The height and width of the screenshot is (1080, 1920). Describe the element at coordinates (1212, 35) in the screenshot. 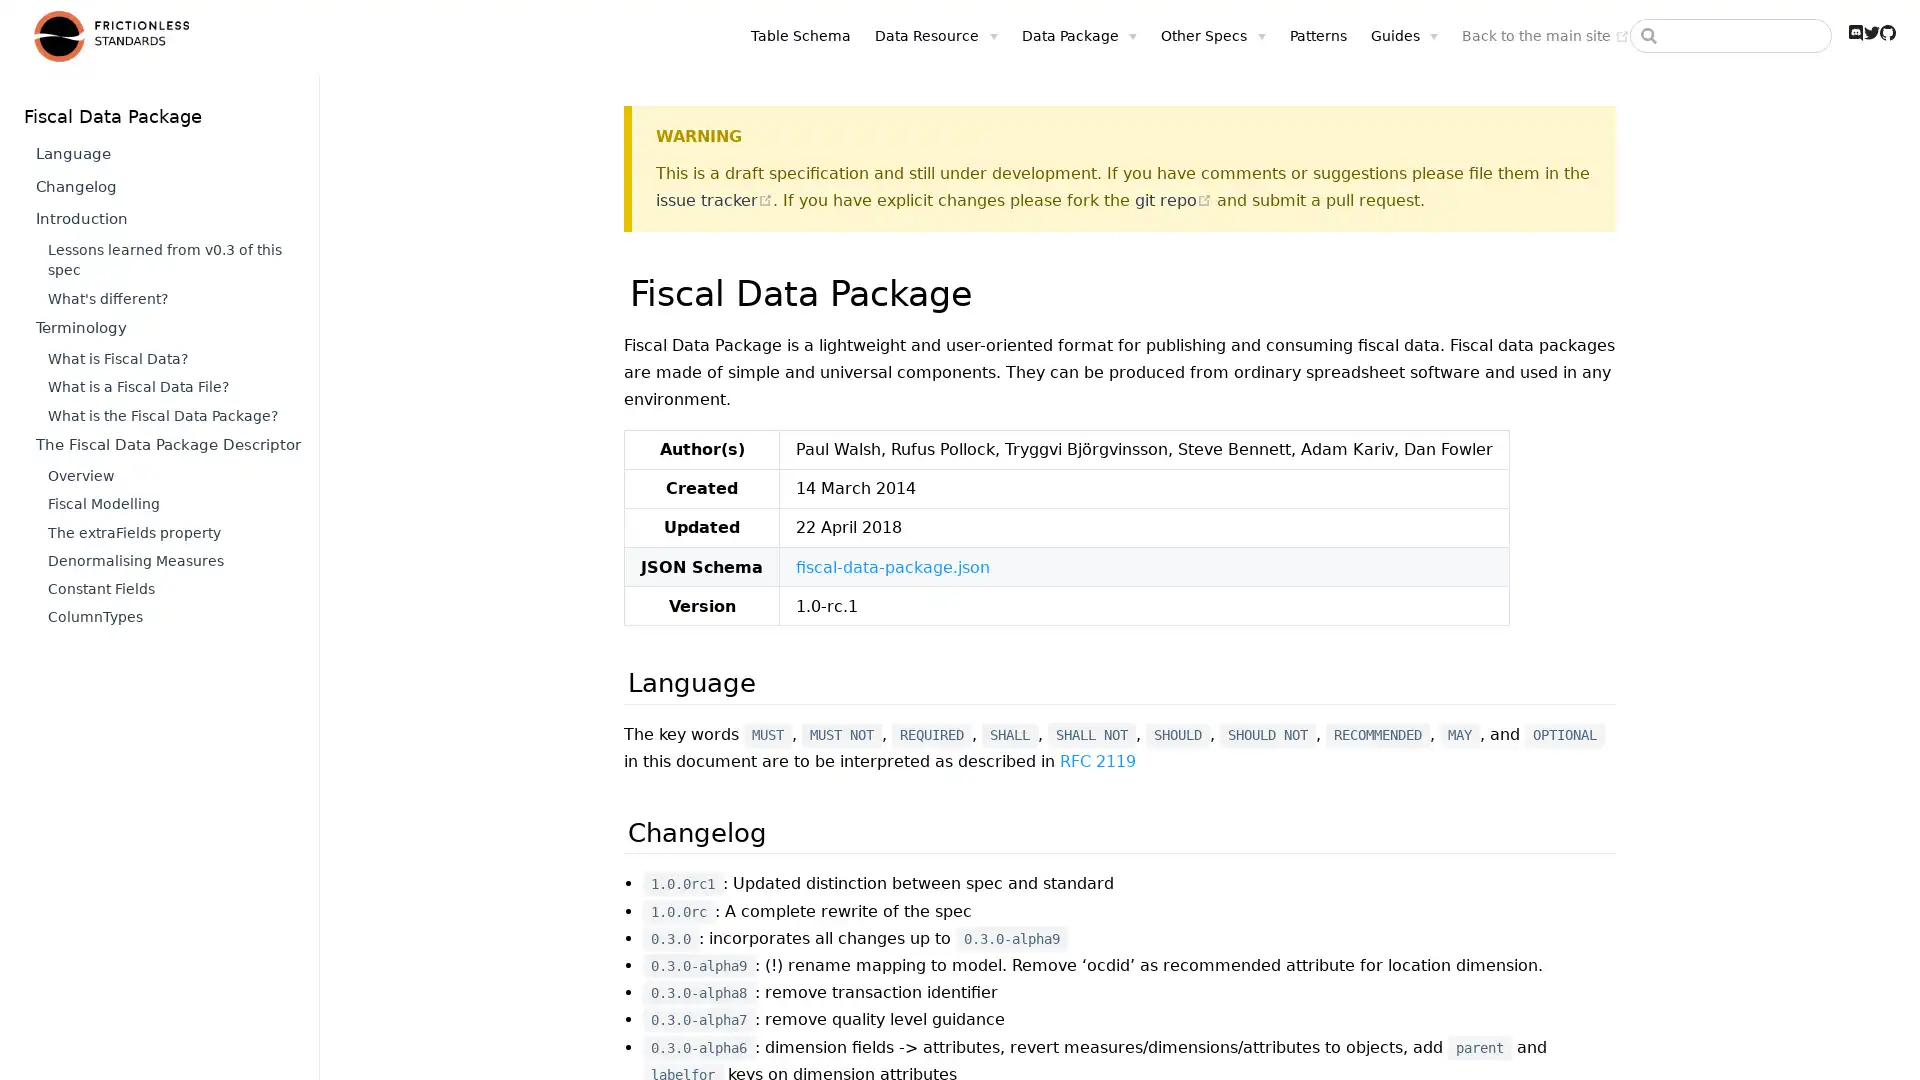

I see `Other Specs` at that location.